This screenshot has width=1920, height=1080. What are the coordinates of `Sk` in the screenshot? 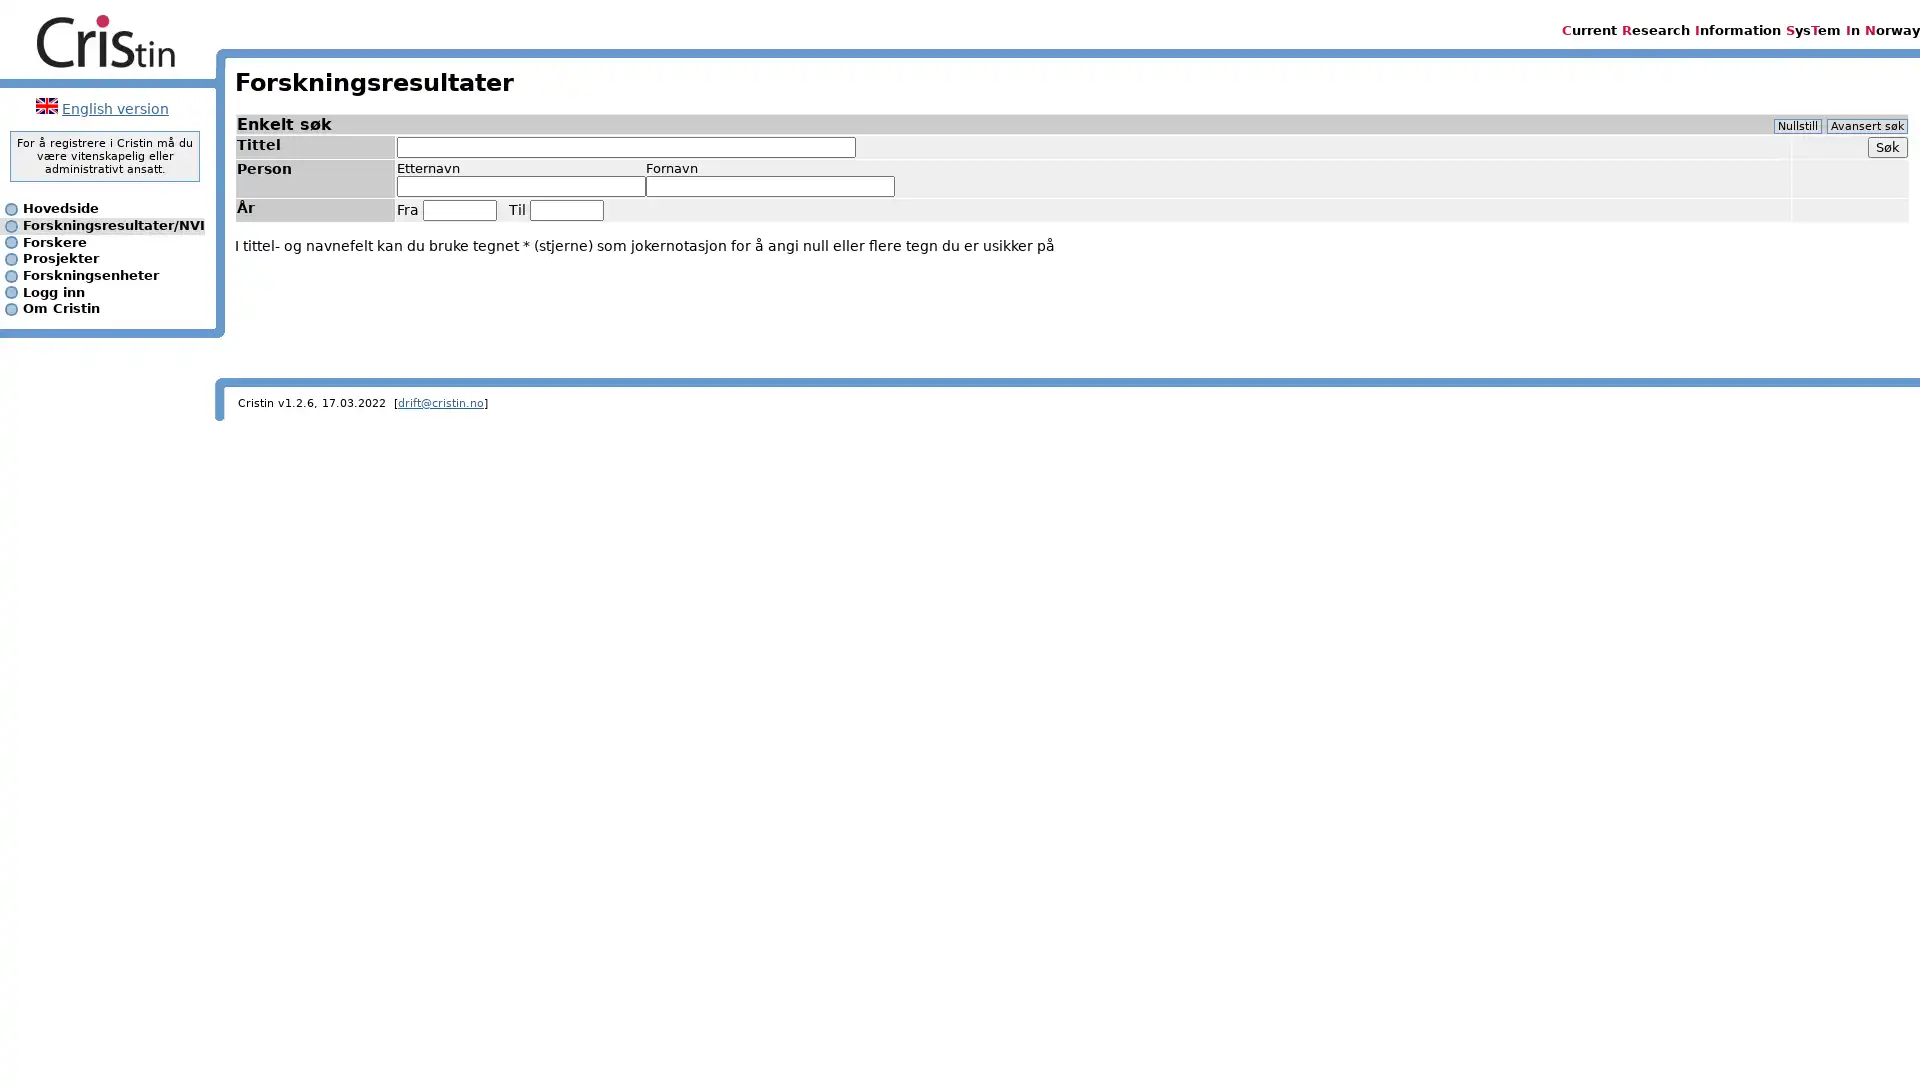 It's located at (1886, 146).